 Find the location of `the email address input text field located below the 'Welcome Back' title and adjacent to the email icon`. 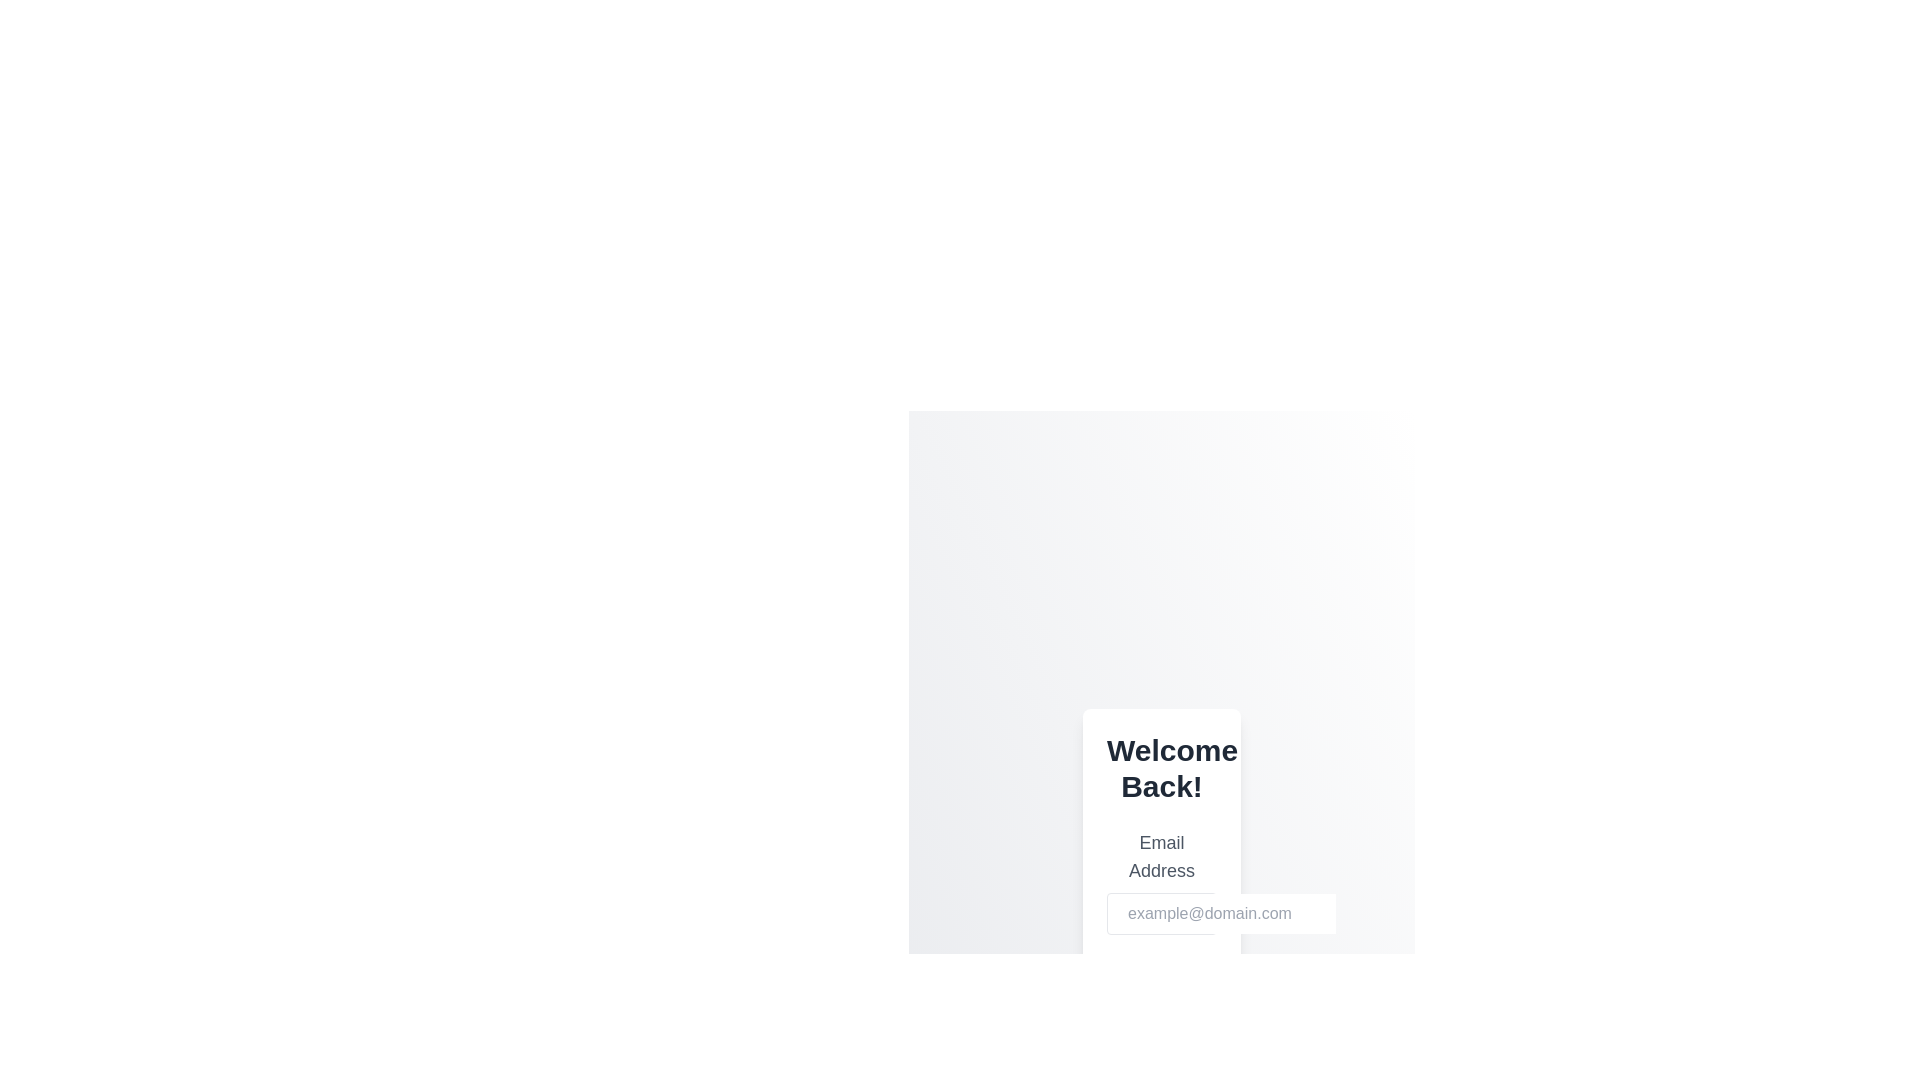

the email address input text field located below the 'Welcome Back' title and adjacent to the email icon is located at coordinates (1227, 914).